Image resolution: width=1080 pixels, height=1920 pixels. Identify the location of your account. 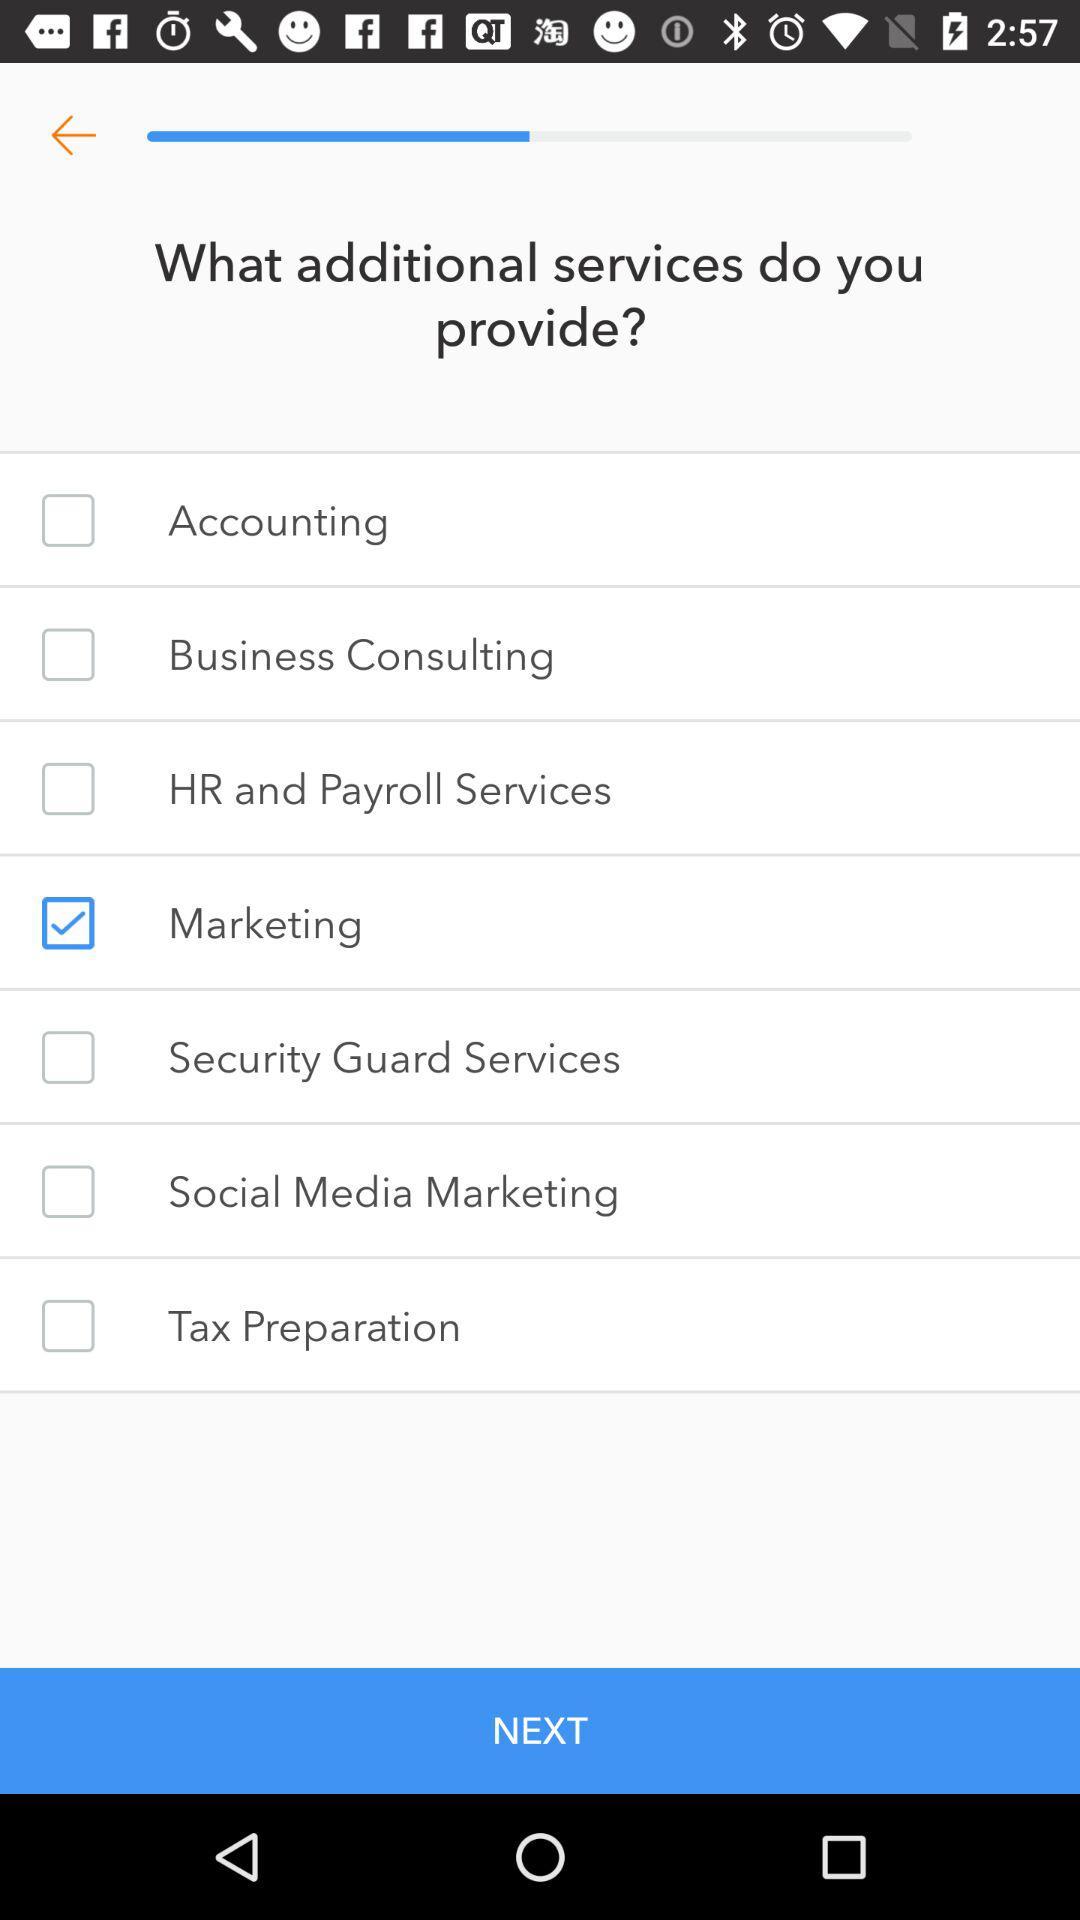
(67, 520).